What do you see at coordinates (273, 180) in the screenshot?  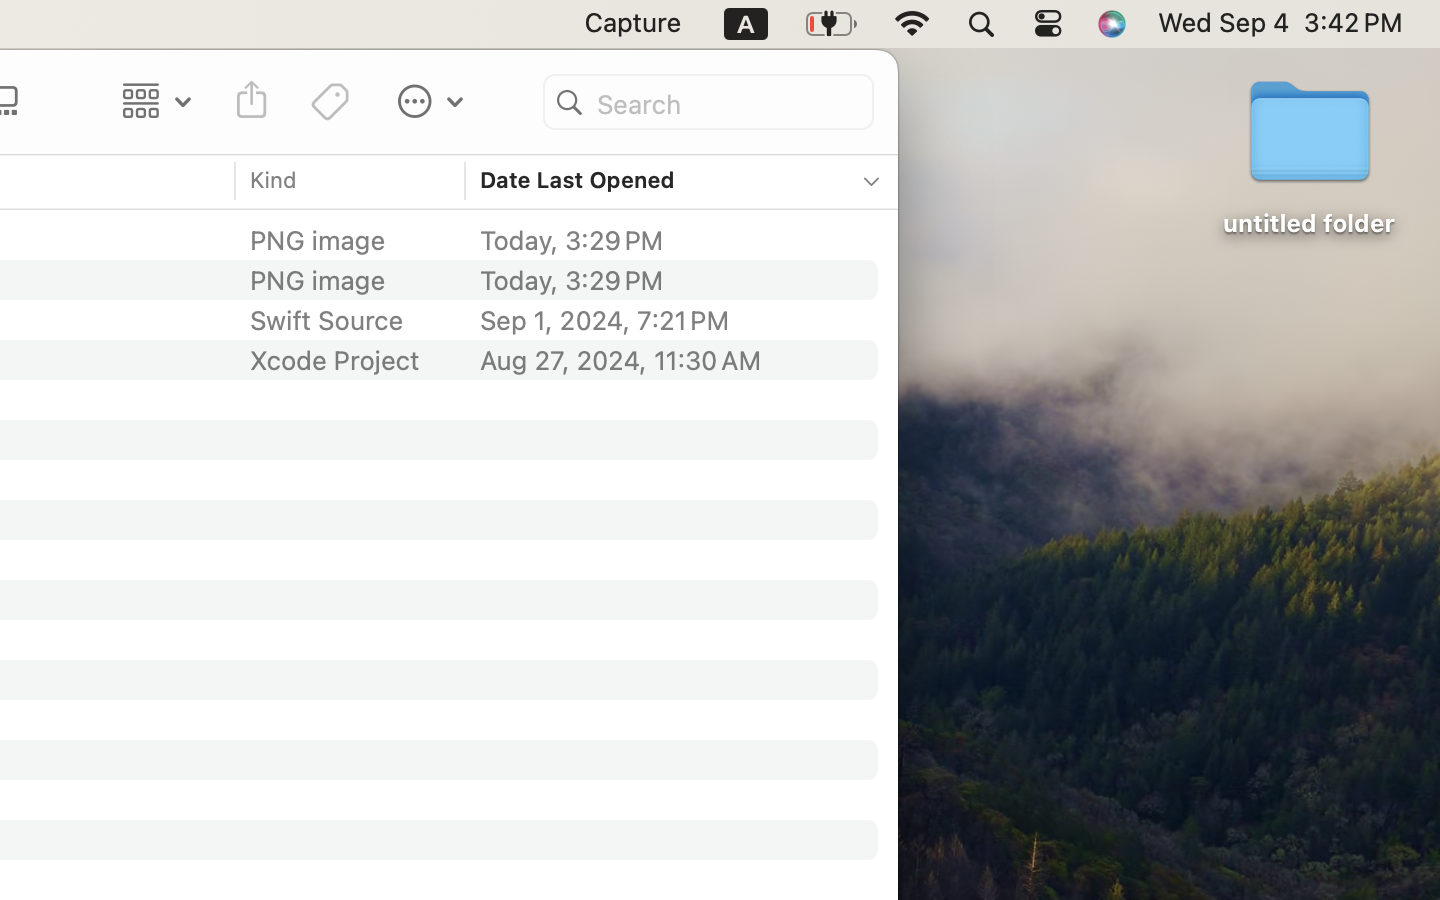 I see `'Kind'` at bounding box center [273, 180].